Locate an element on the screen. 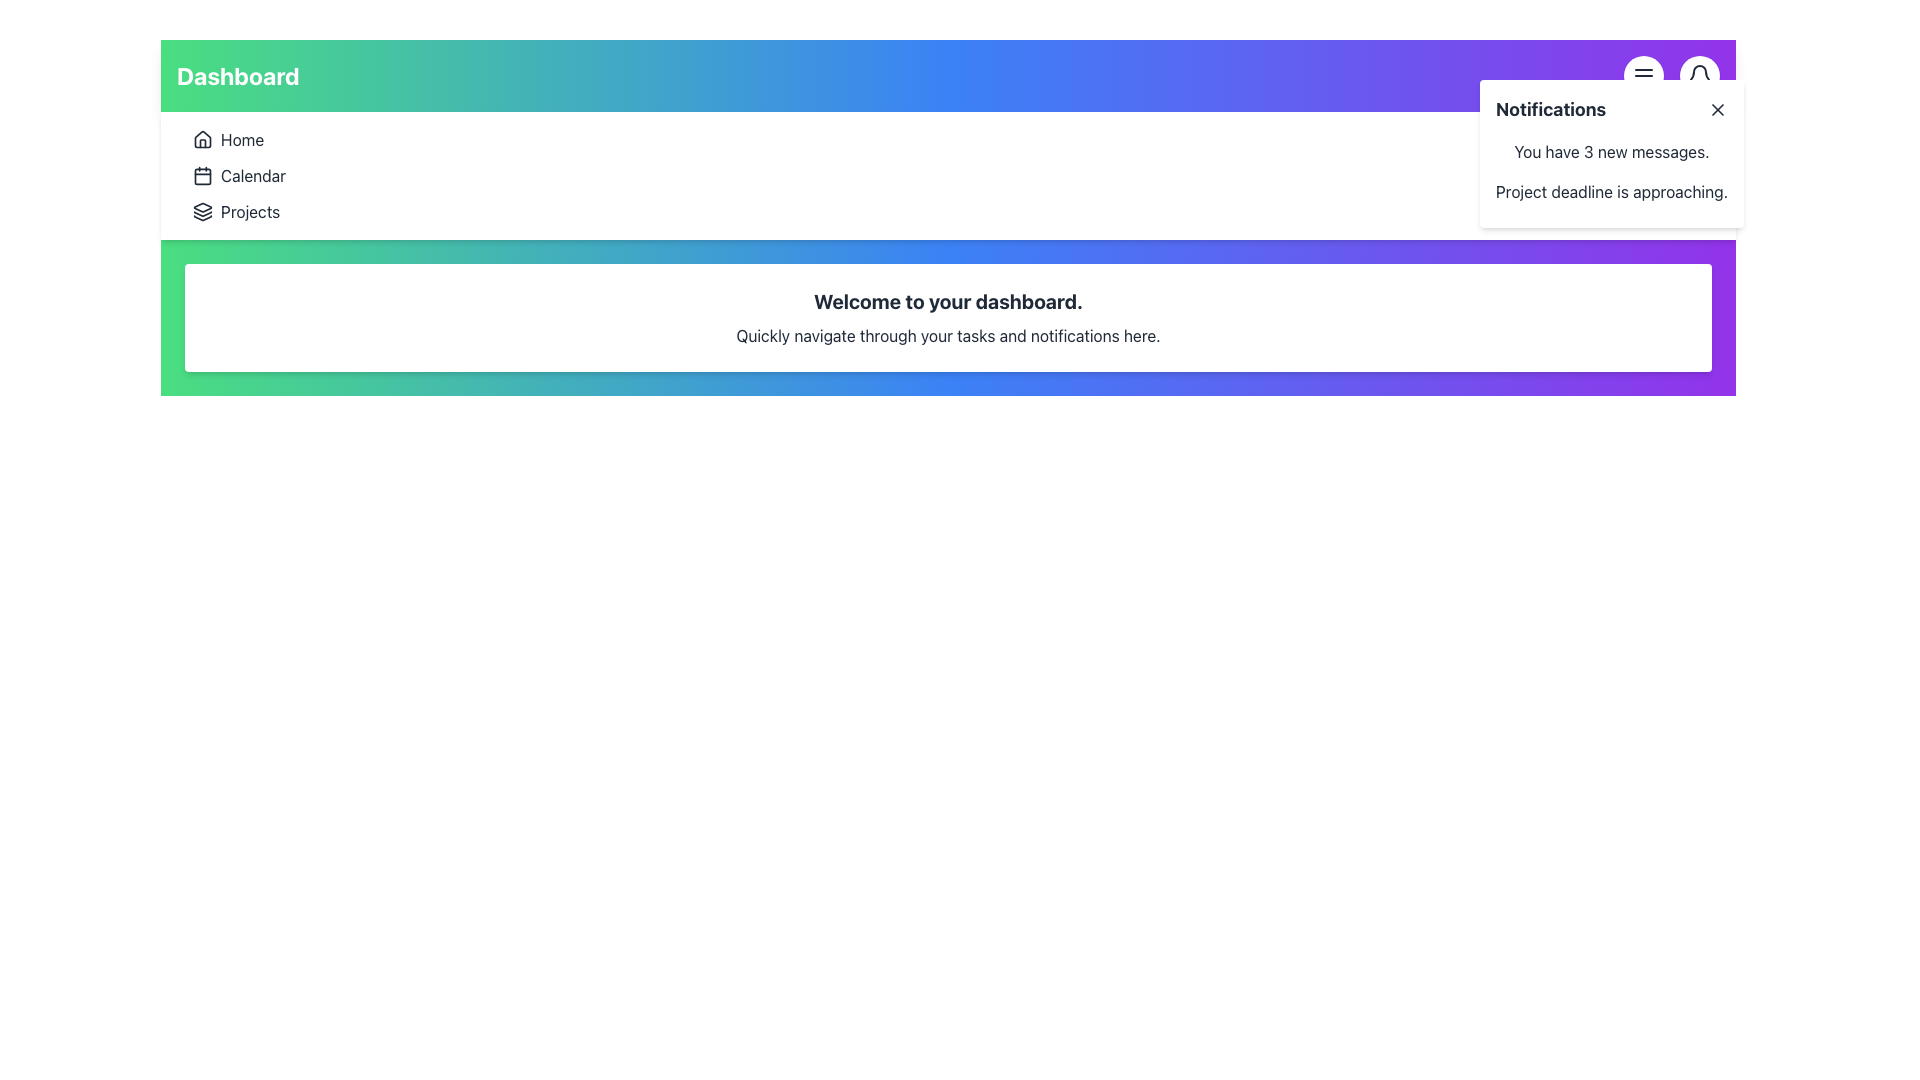  the close button on the top-right side of the notification panel is located at coordinates (1717, 110).